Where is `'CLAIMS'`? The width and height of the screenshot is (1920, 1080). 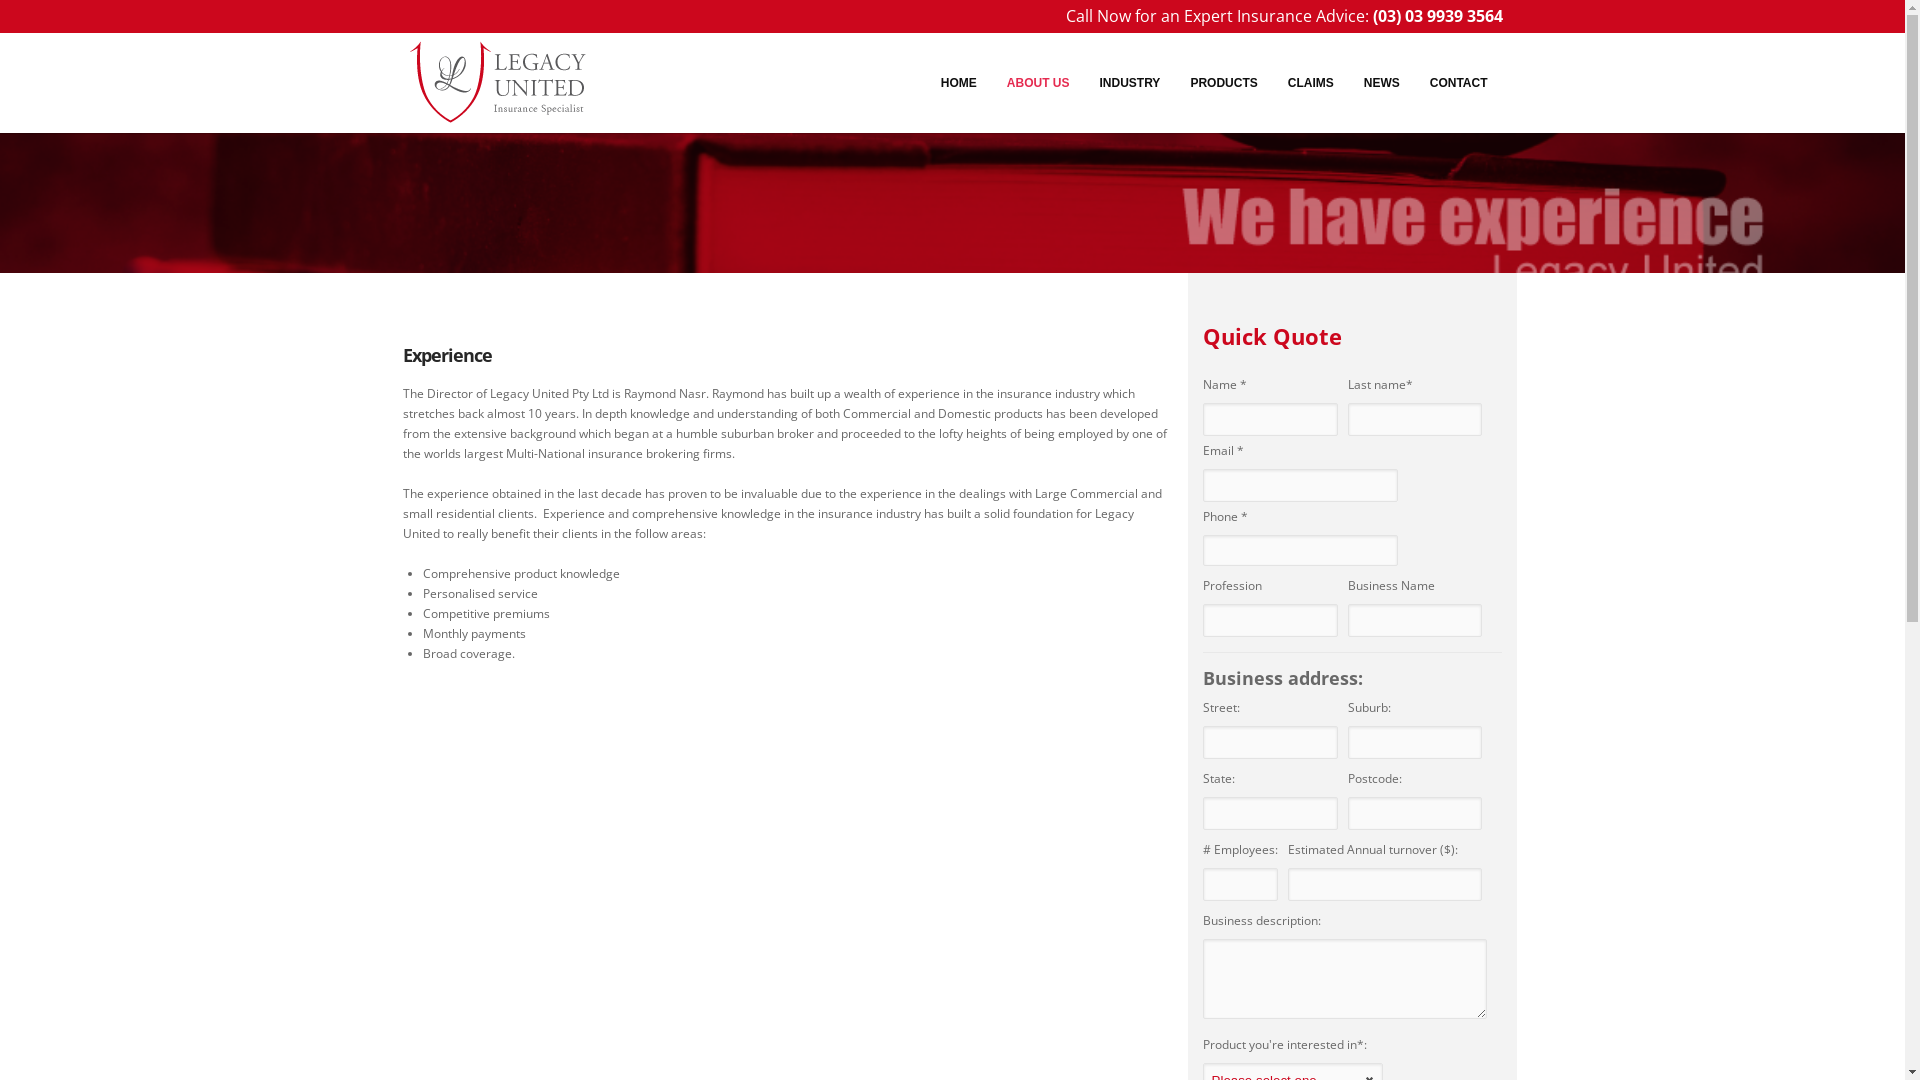 'CLAIMS' is located at coordinates (1310, 82).